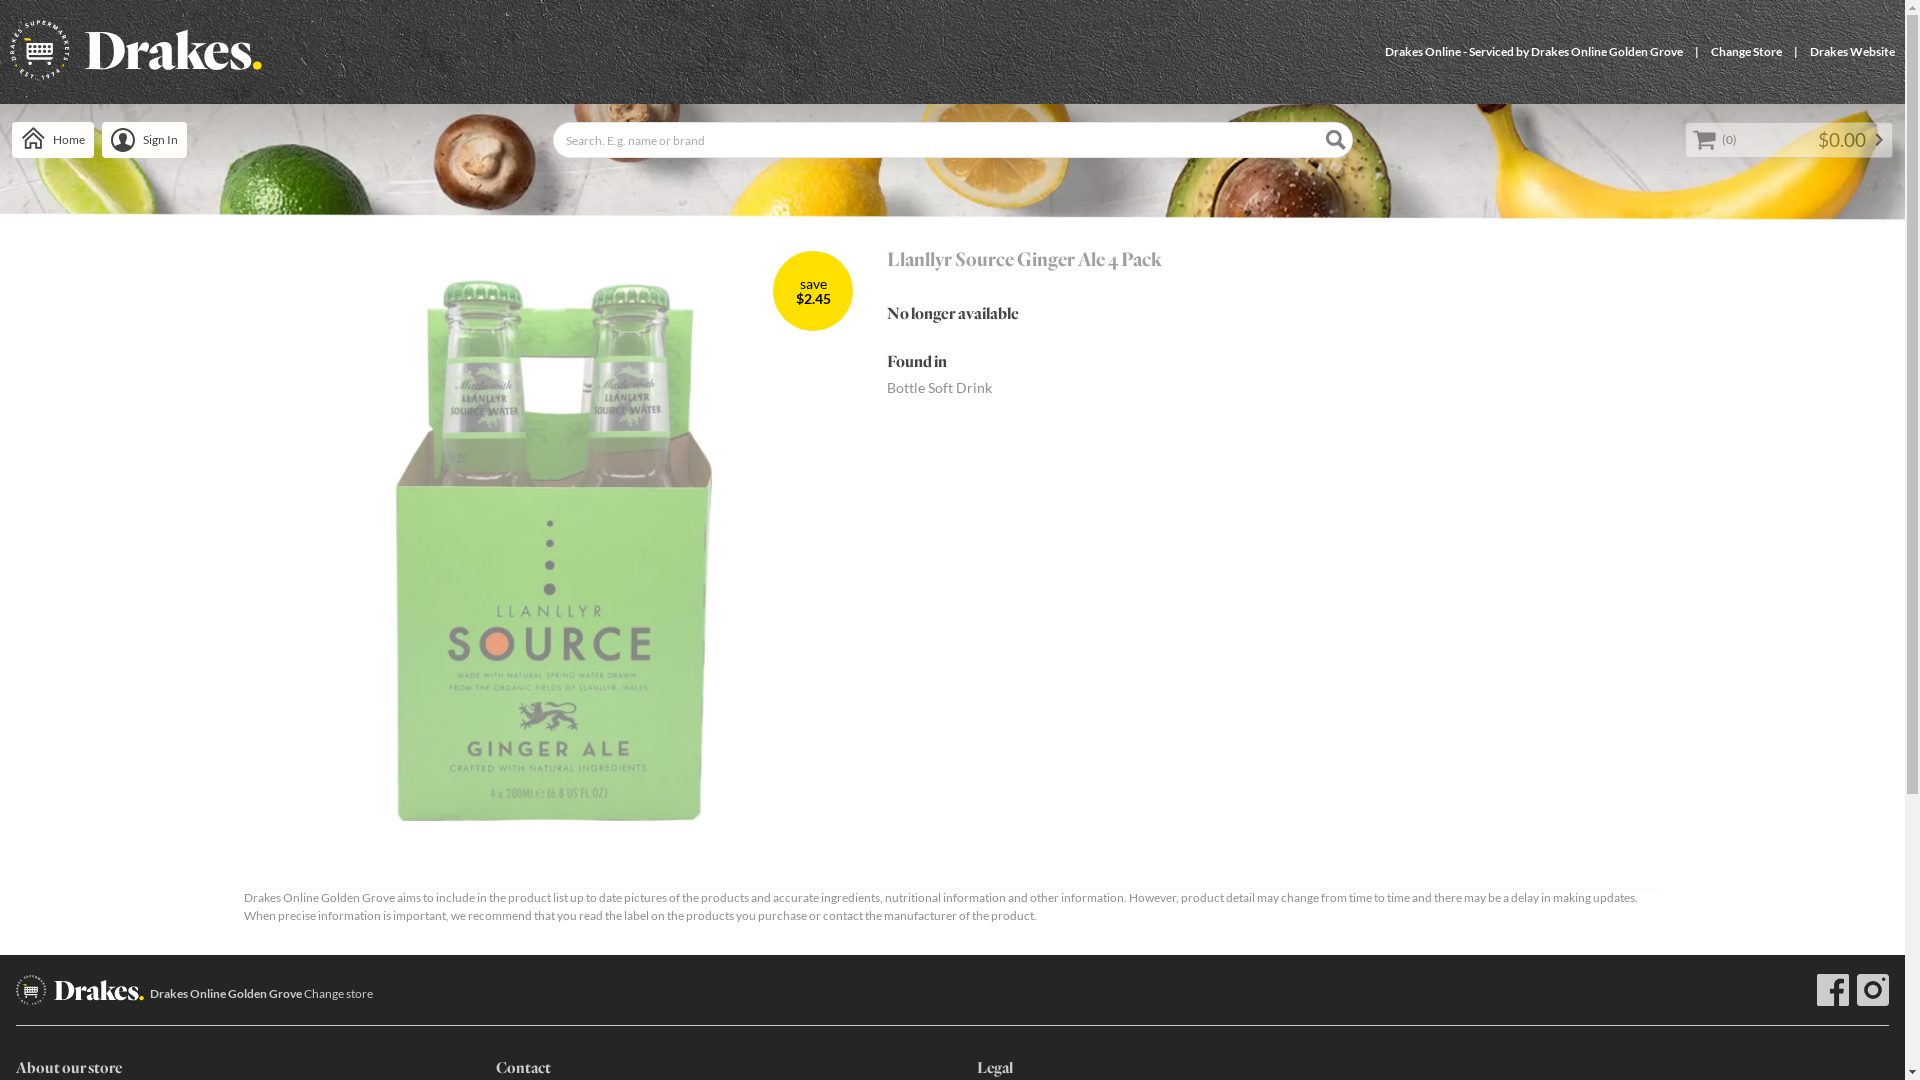 The height and width of the screenshot is (1080, 1920). I want to click on 'Facebook', so click(1833, 990).